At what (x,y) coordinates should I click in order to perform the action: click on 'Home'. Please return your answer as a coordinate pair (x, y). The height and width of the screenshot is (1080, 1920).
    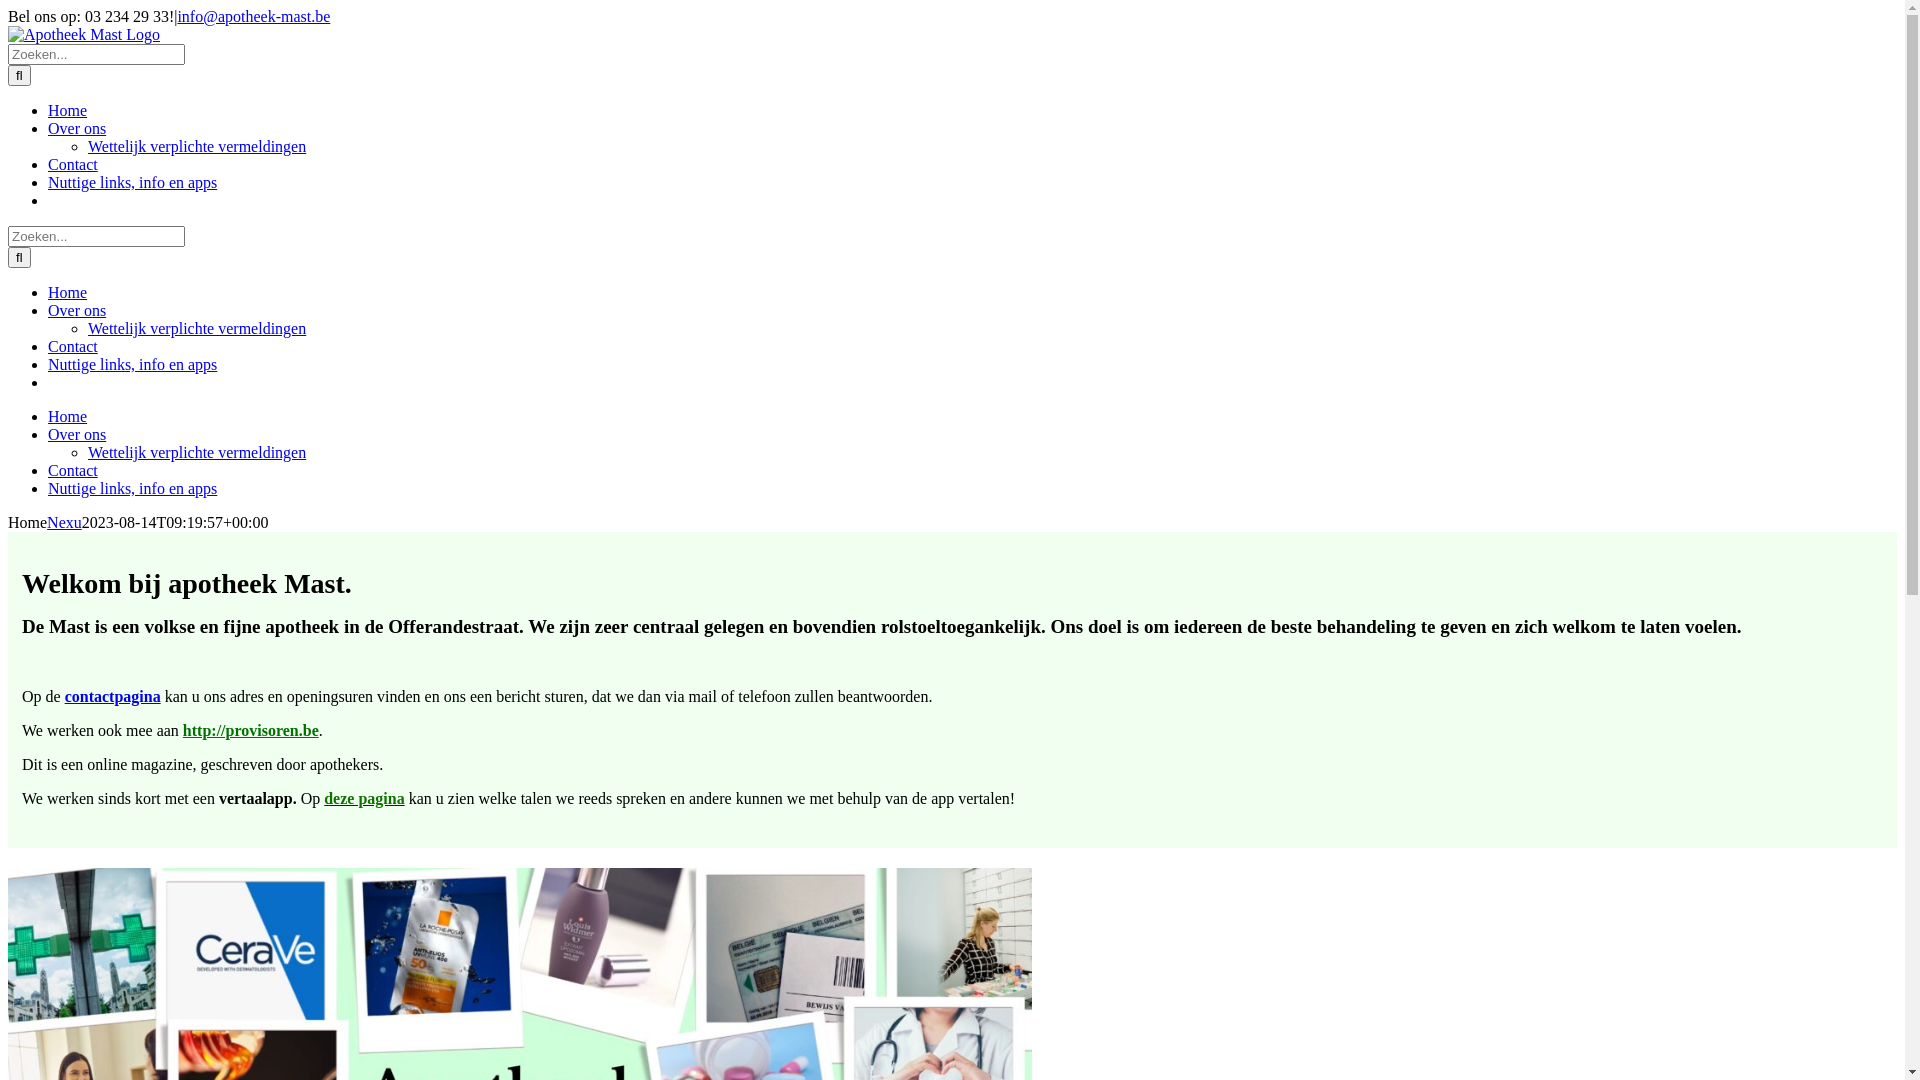
    Looking at the image, I should click on (67, 110).